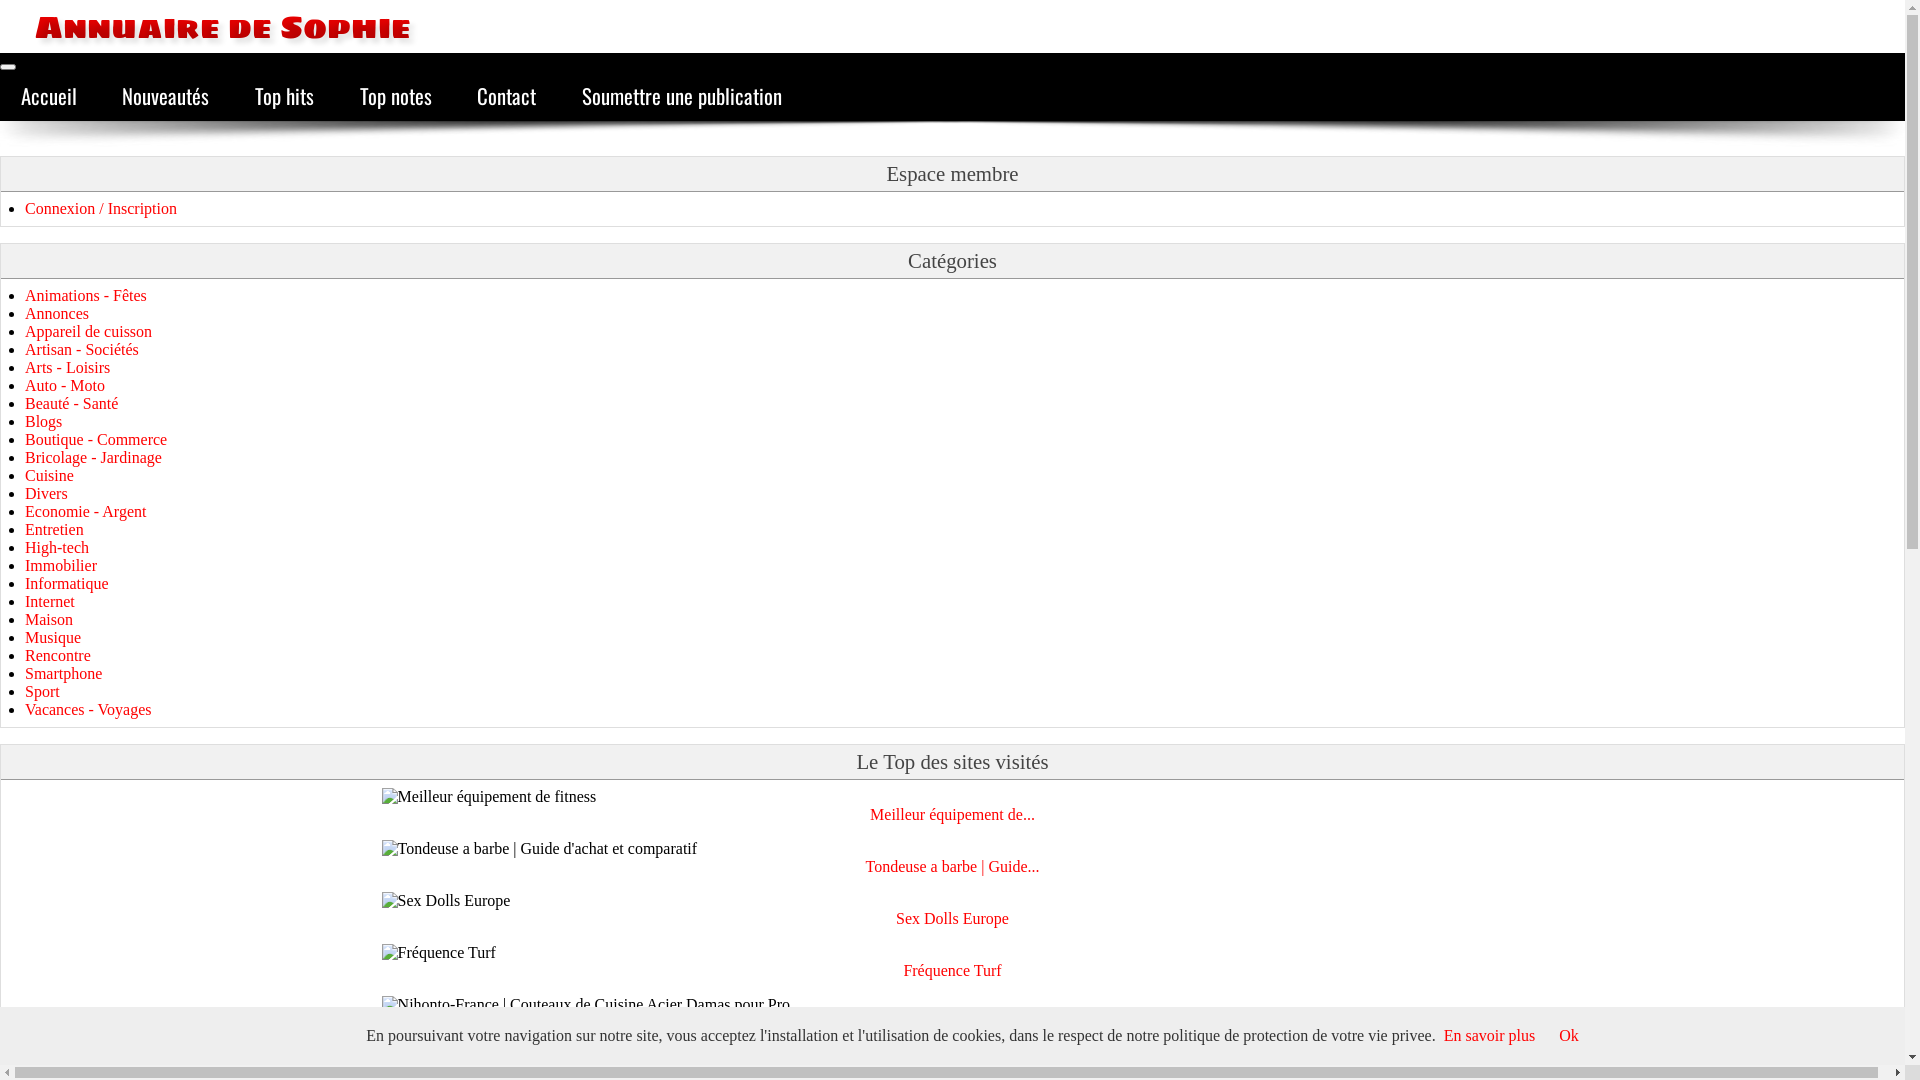  Describe the element at coordinates (87, 330) in the screenshot. I see `'Appareil de cuisson'` at that location.